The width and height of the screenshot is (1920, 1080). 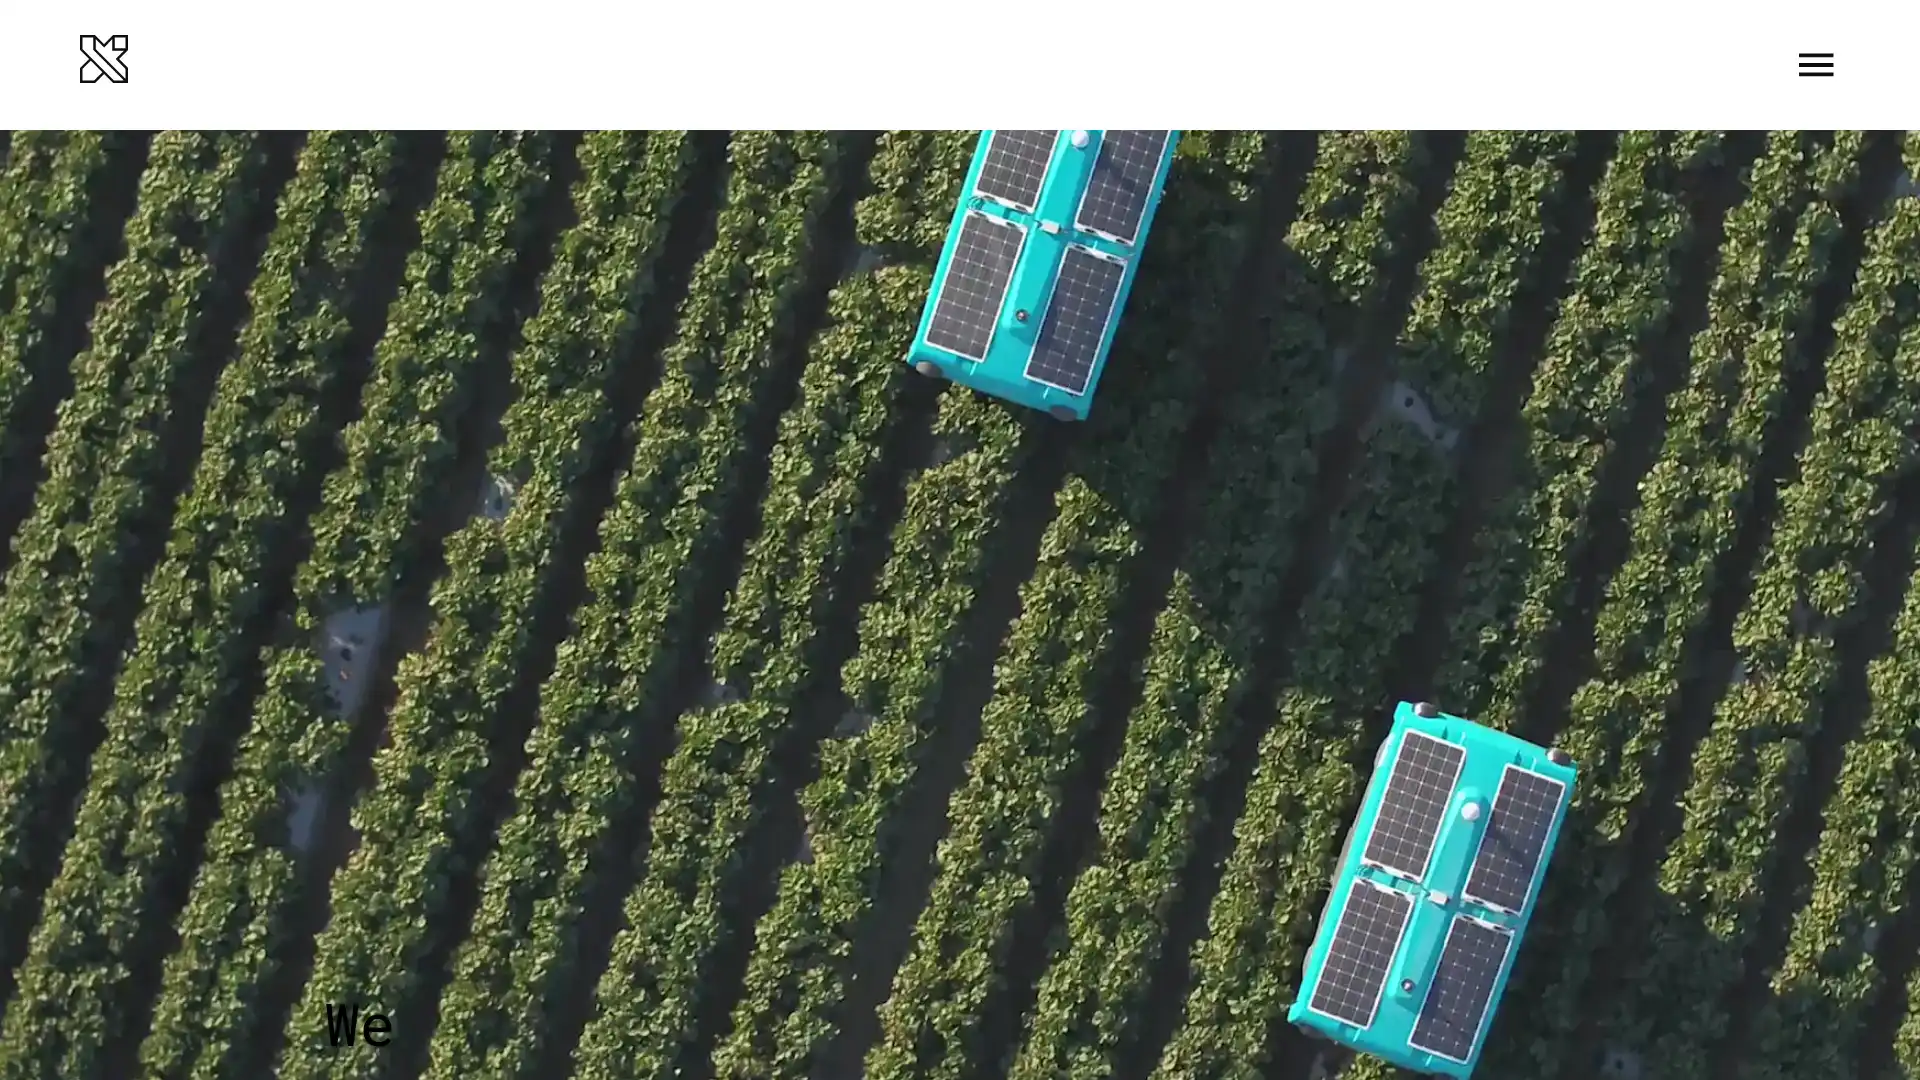 I want to click on A Makani plane takes off from an offshore buoy at sea and generates power from the wind Makani graduates After the latest Makani model generates 600 kilowatts of electricity  enough energy to power about 300 homes  Makani becomes an independent company within Alphabet and partners with Shell to continue working towards clean, affordable wind power., so click(x=1013, y=141).